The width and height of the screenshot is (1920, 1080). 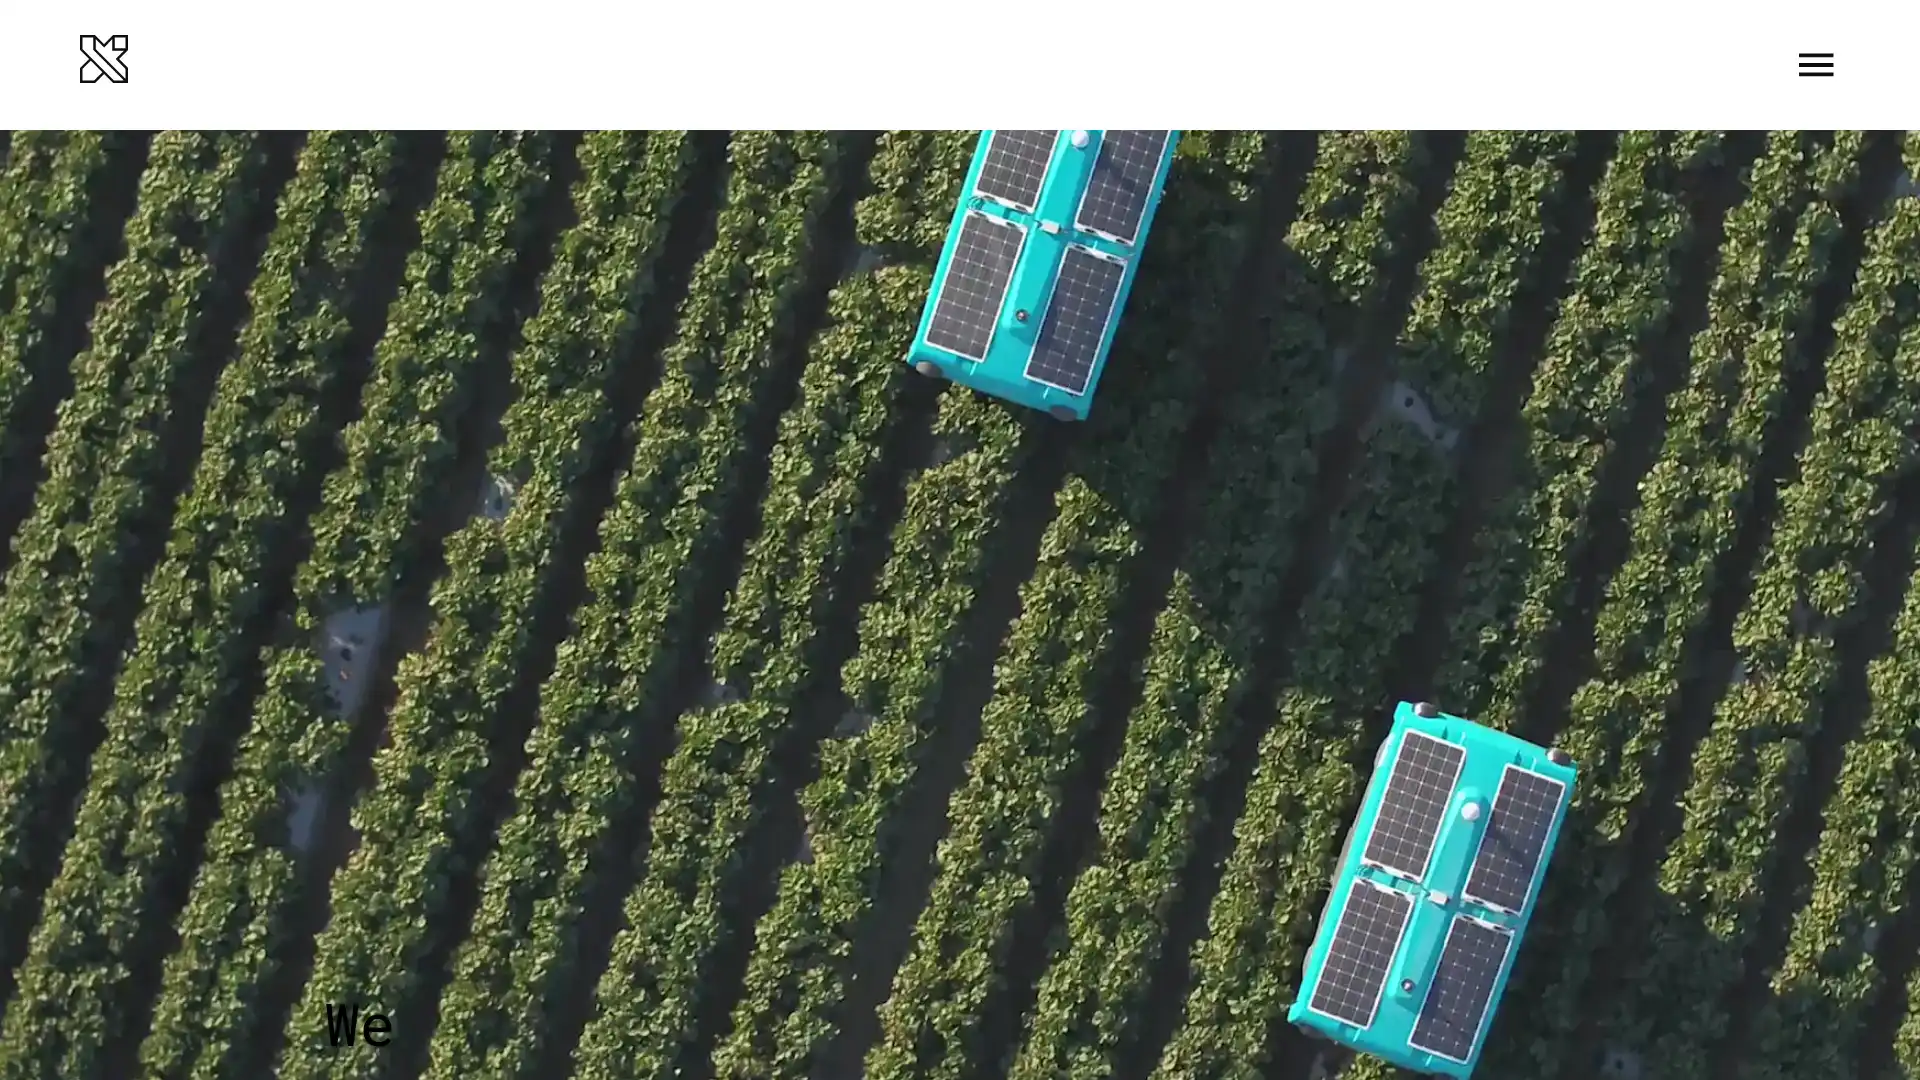 I want to click on A Makani plane takes off from an offshore buoy at sea and generates power from the wind Makani graduates After the latest Makani model generates 600 kilowatts of electricity  enough energy to power about 300 homes  Makani becomes an independent company within Alphabet and partners with Shell to continue working towards clean, affordable wind power., so click(x=1013, y=141).